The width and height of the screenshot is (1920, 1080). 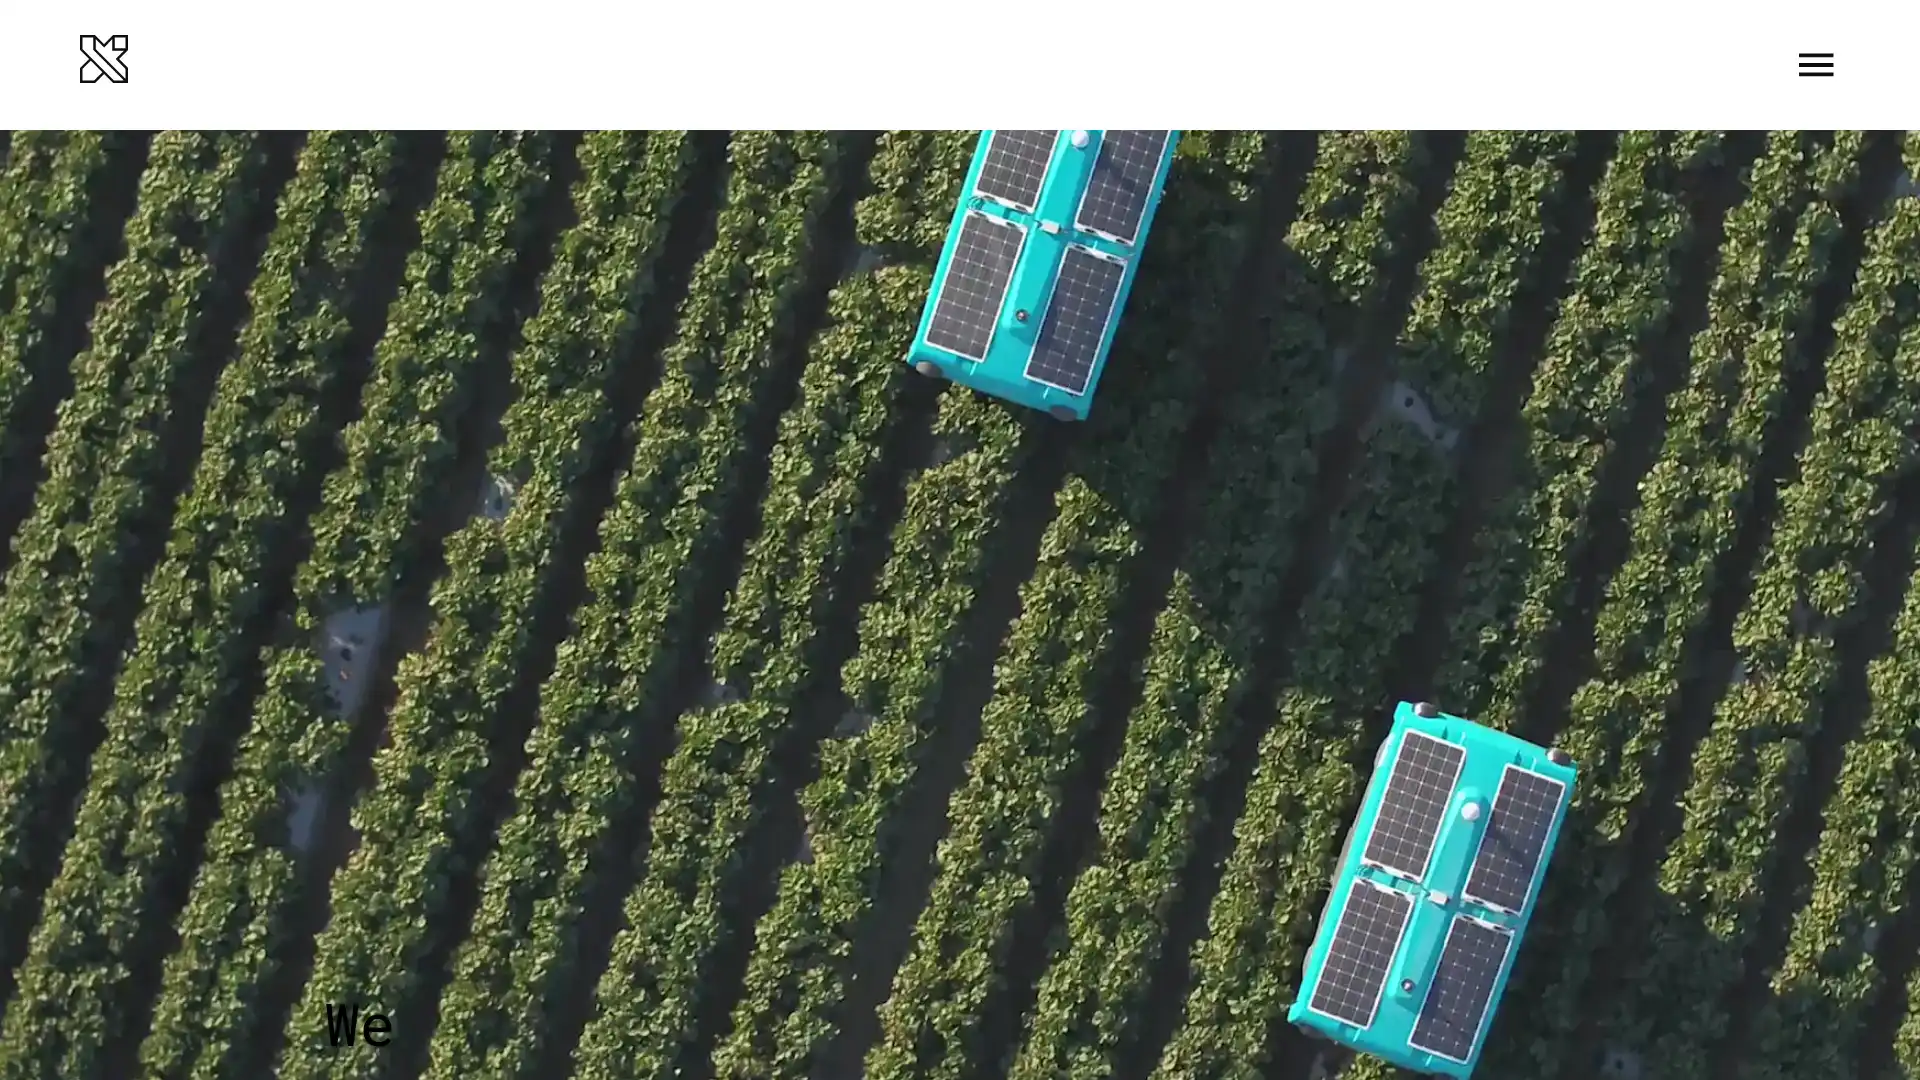 I want to click on A Makani plane takes off from an offshore buoy at sea and generates power from the wind Makani graduates After the latest Makani model generates 600 kilowatts of electricity  enough energy to power about 300 homes  Makani becomes an independent company within Alphabet and partners with Shell to continue working towards clean, affordable wind power., so click(x=1013, y=141).